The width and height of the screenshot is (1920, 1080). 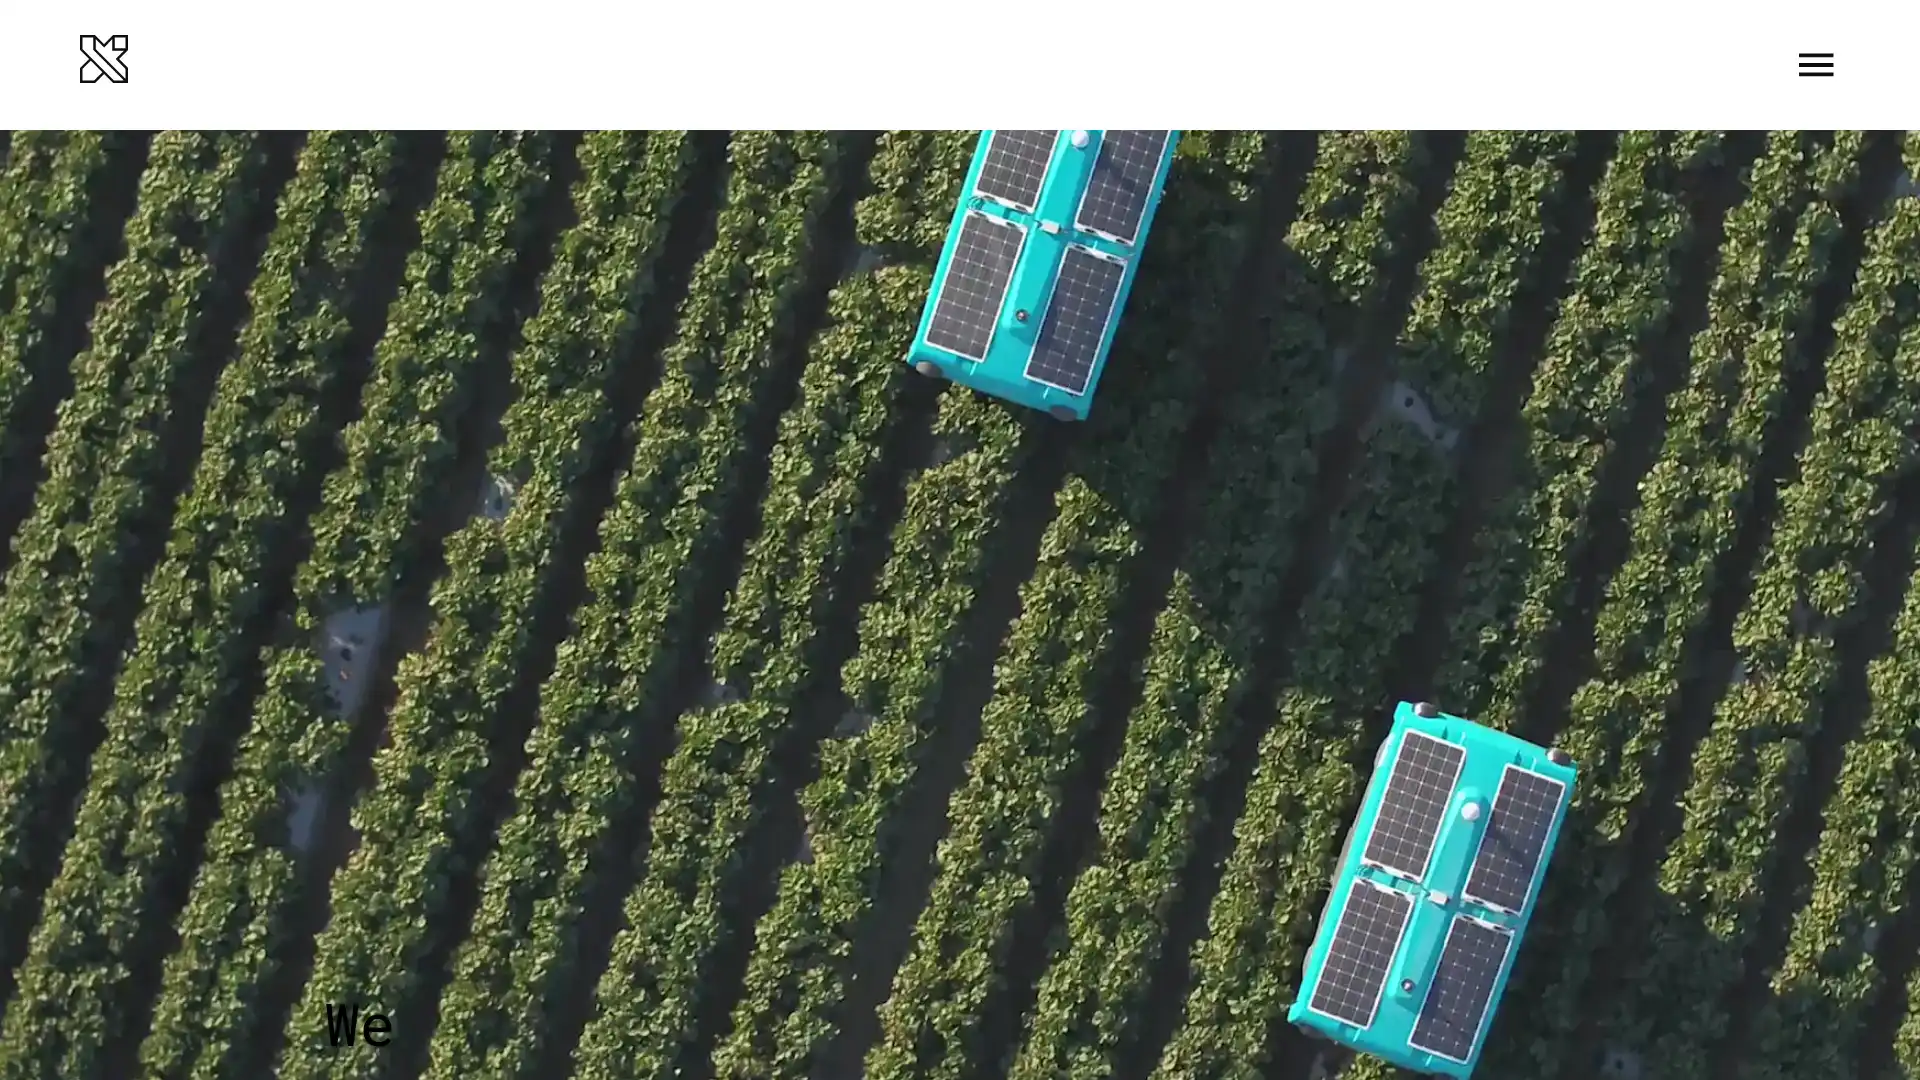 I want to click on A Makani plane takes off from an offshore buoy at sea and generates power from the wind Makani graduates After the latest Makani model generates 600 kilowatts of electricity  enough energy to power about 300 homes  Makani becomes an independent company within Alphabet and partners with Shell to continue working towards clean, affordable wind power., so click(x=1013, y=141).